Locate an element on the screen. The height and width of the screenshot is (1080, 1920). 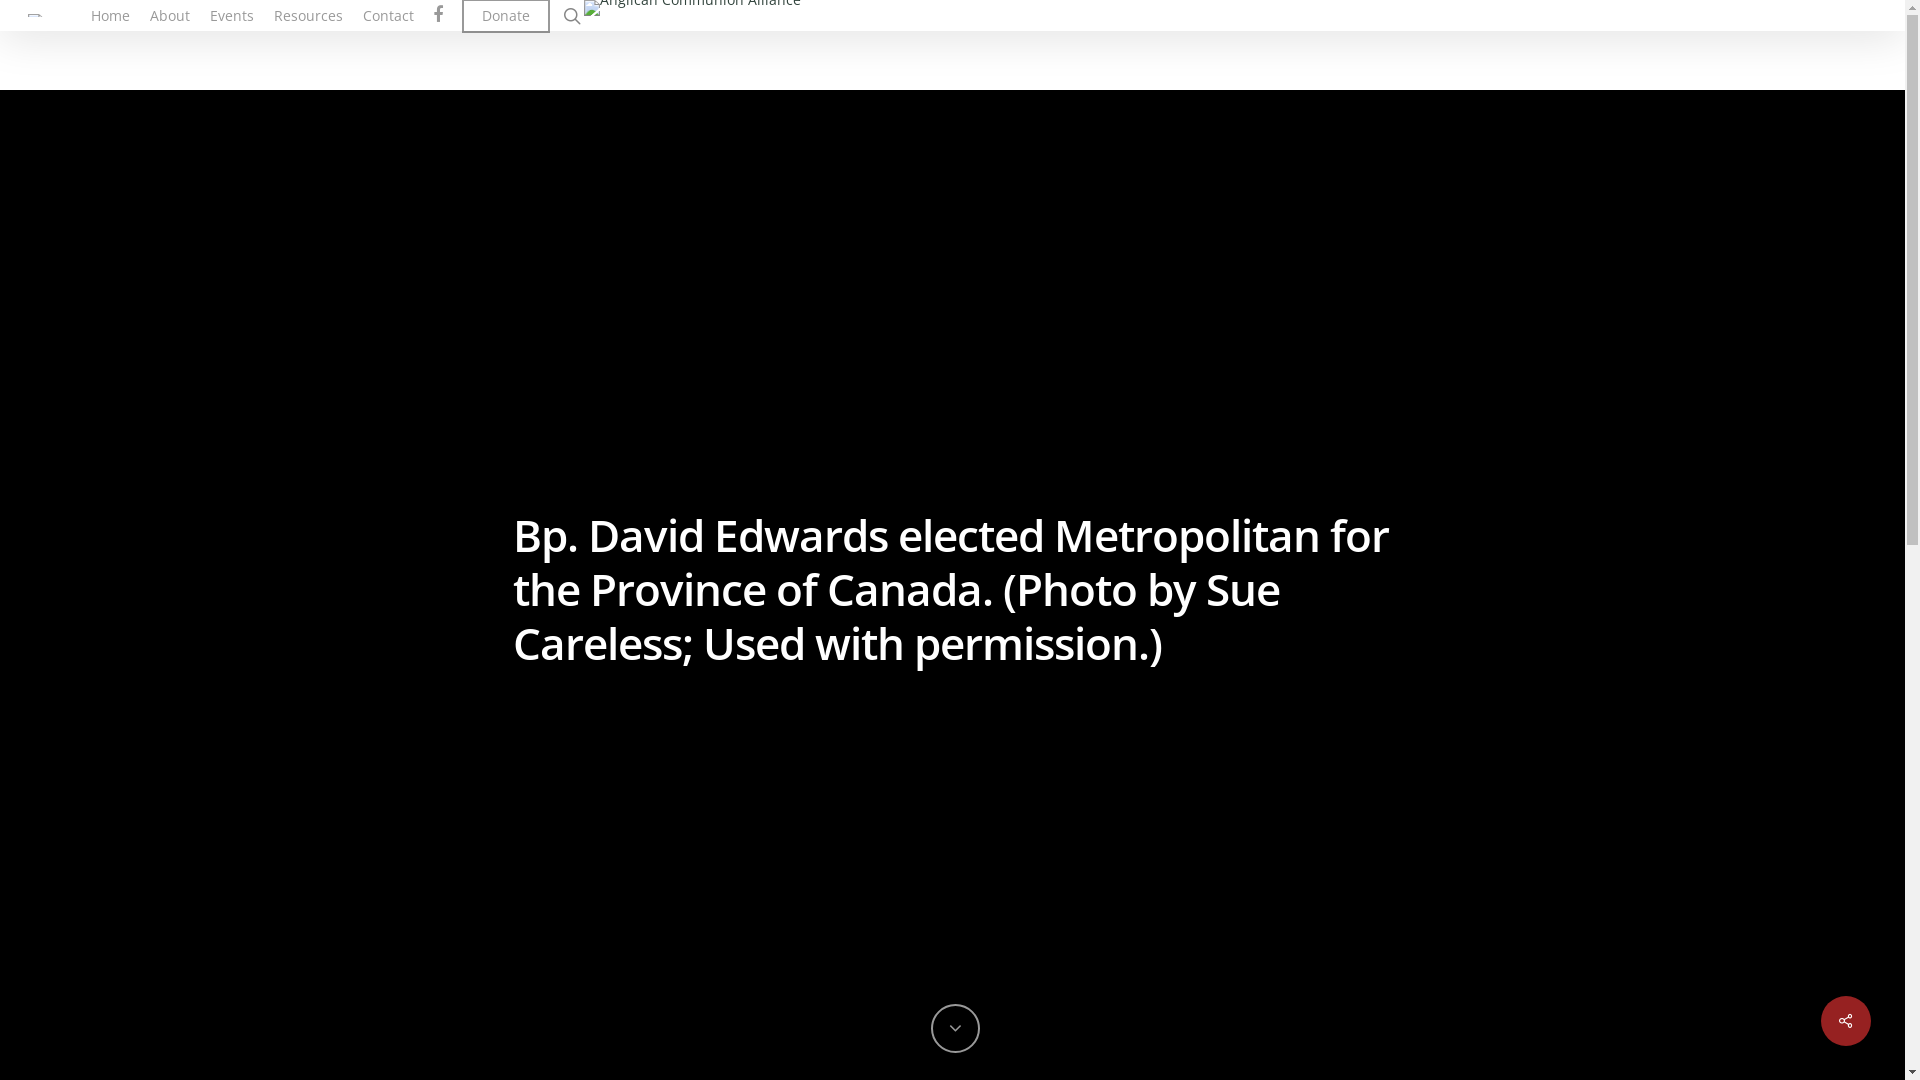
'search' is located at coordinates (570, 15).